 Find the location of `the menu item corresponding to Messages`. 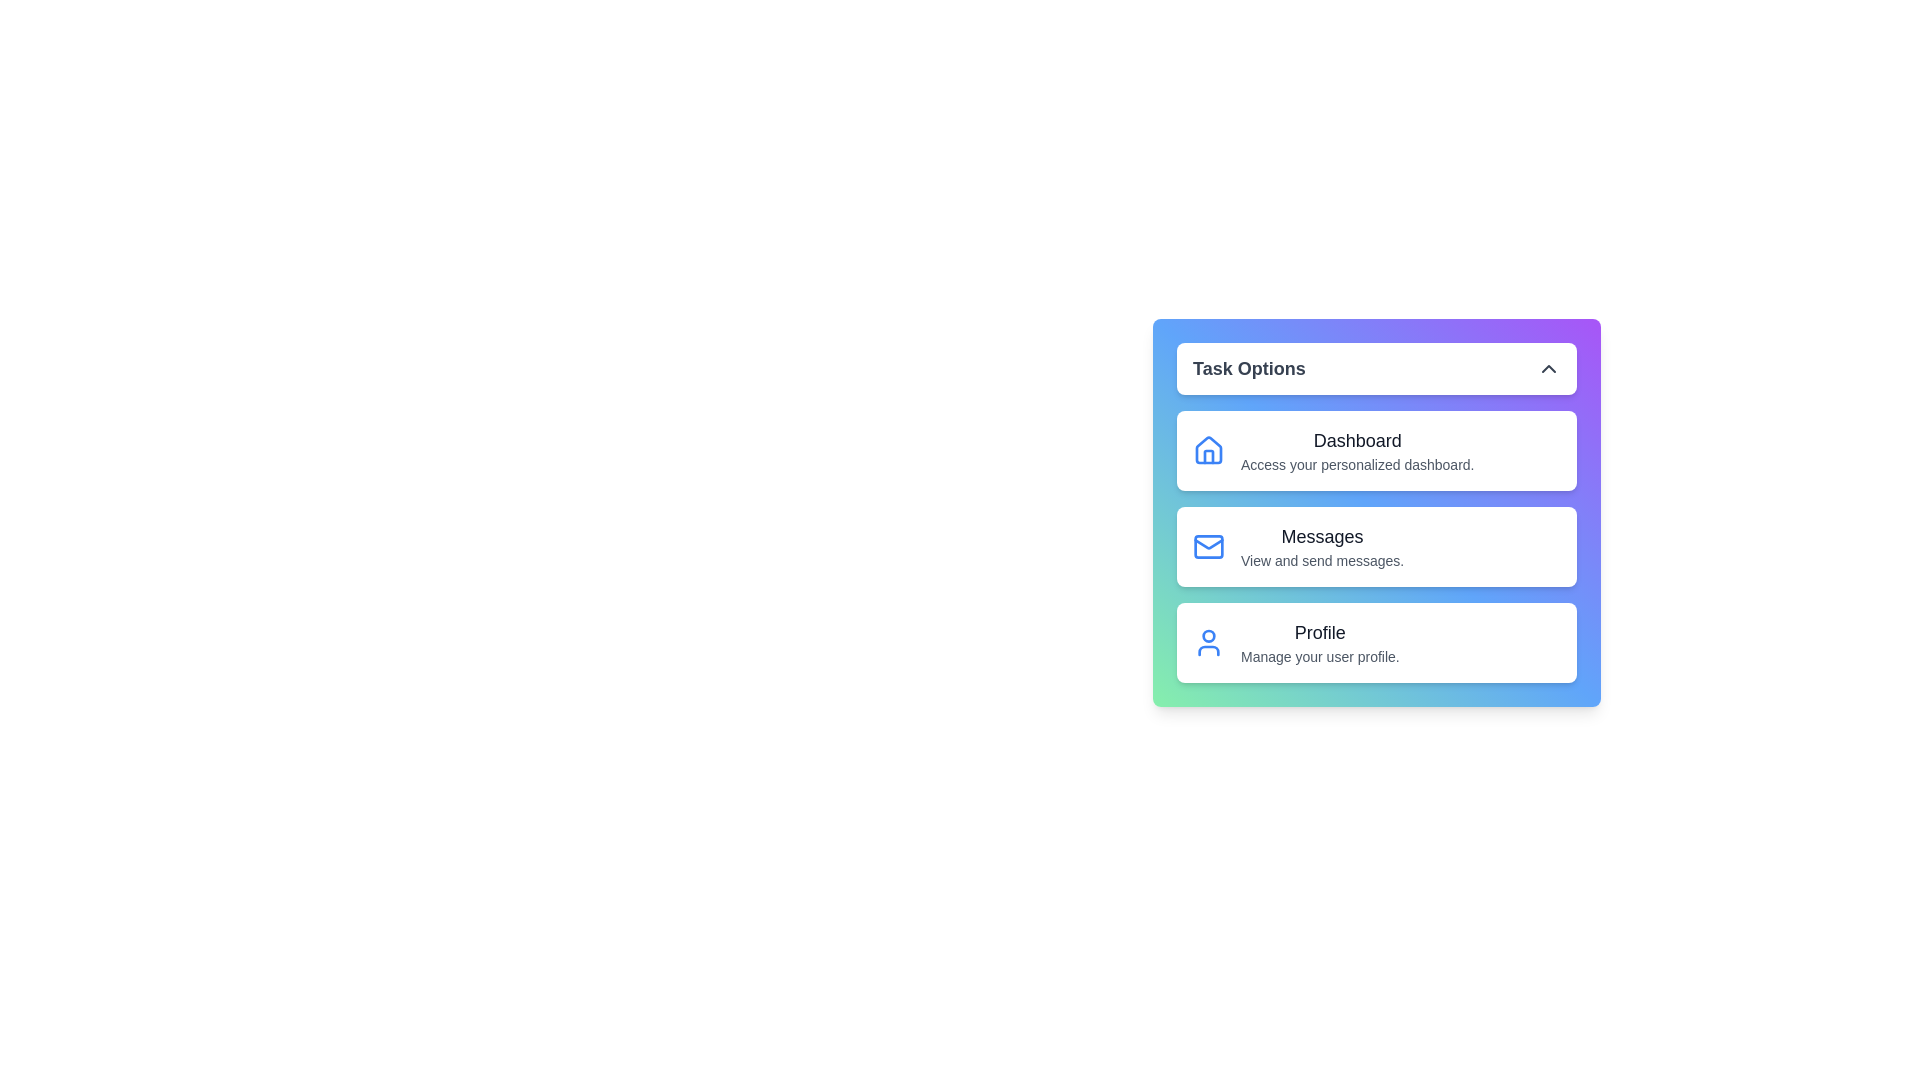

the menu item corresponding to Messages is located at coordinates (1376, 547).